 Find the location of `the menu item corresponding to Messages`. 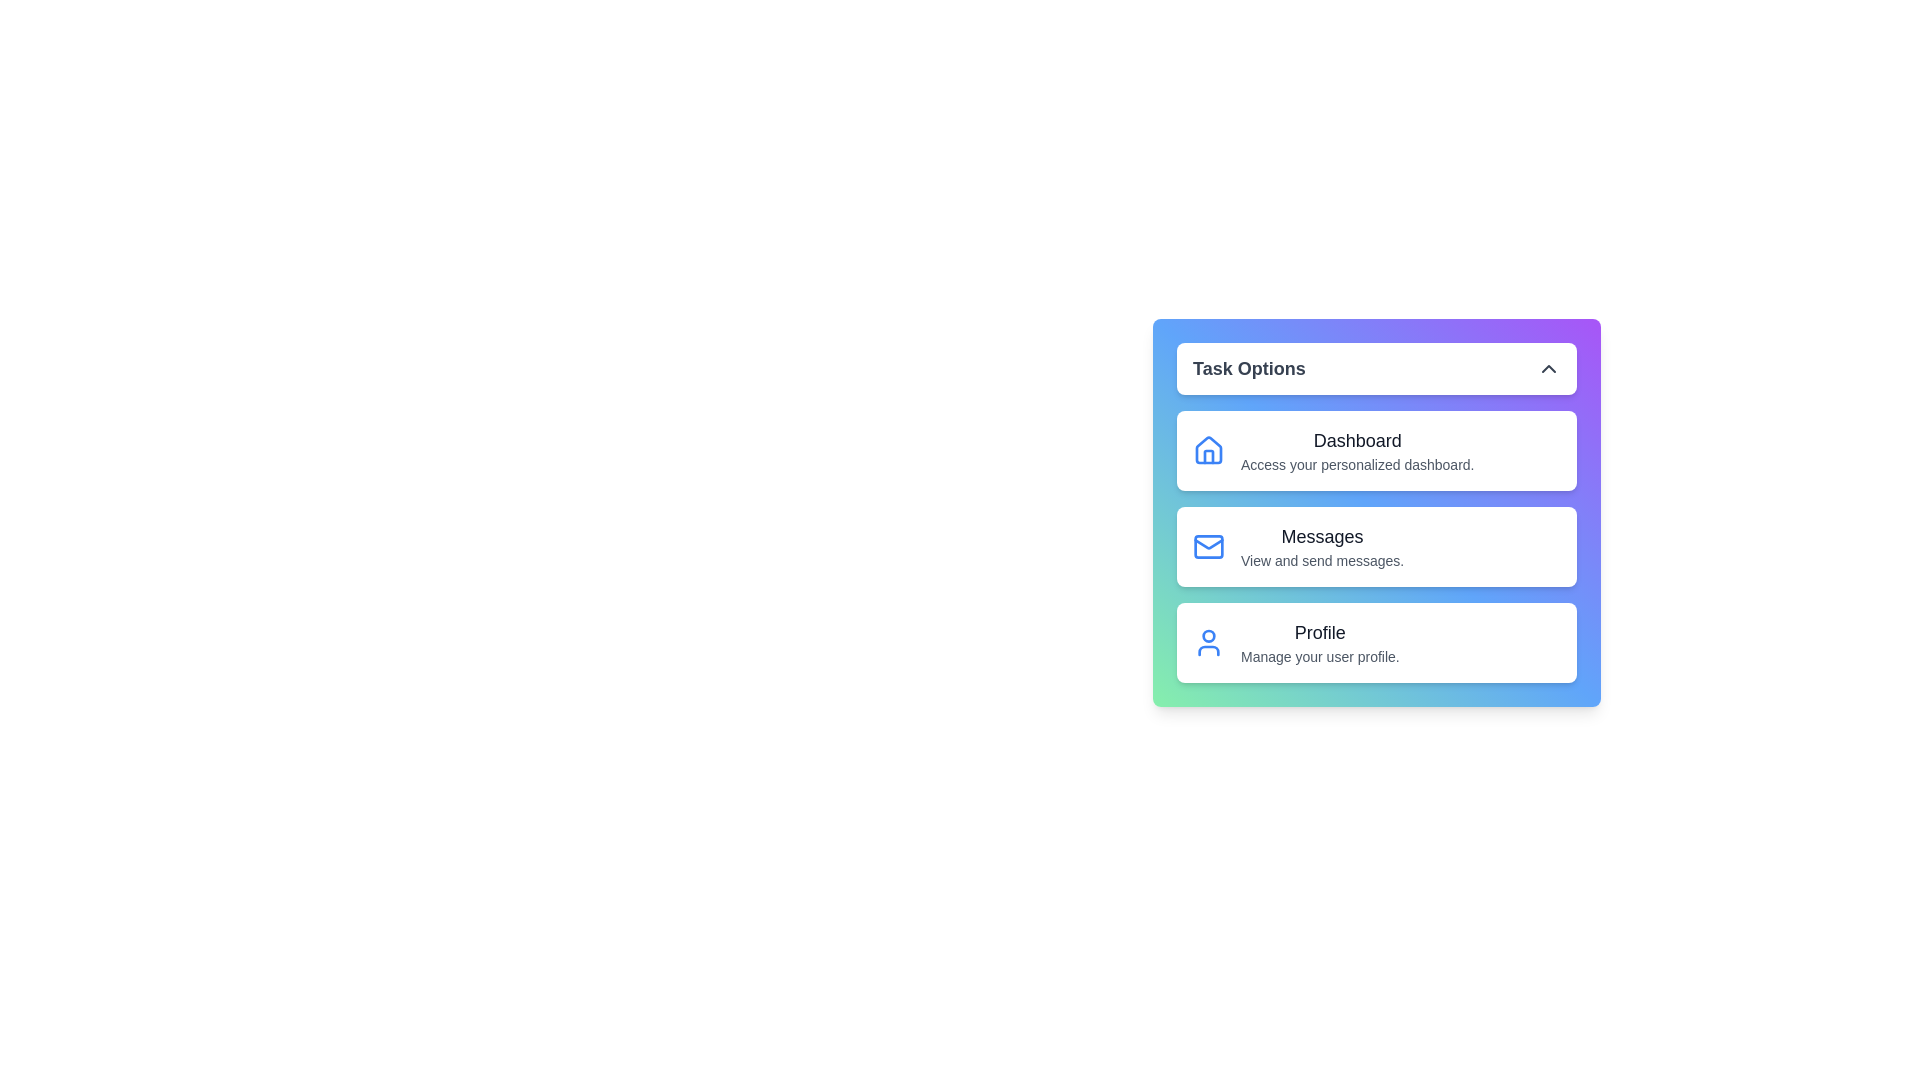

the menu item corresponding to Messages is located at coordinates (1376, 547).